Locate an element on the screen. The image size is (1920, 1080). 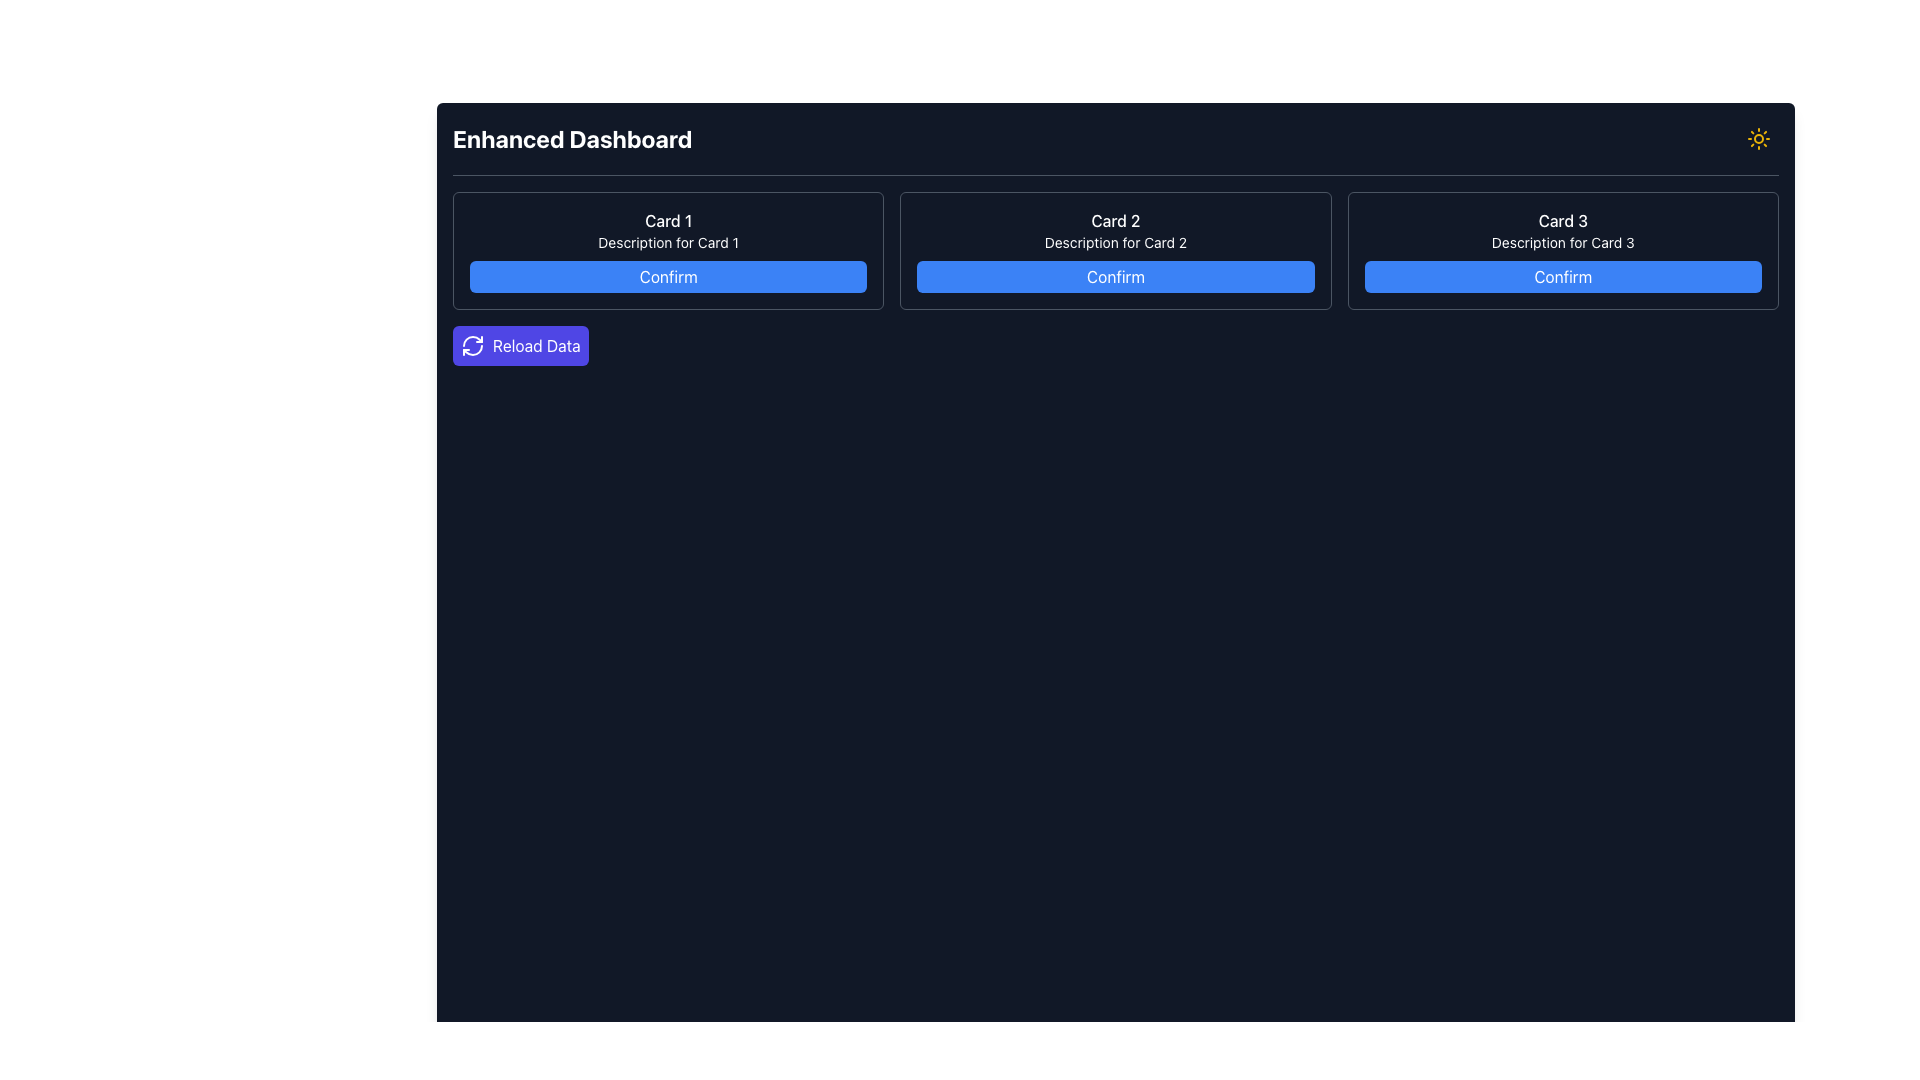
the static text label located between the title 'Card 1' and the blue 'Confirm' button in the first card of the row is located at coordinates (668, 242).